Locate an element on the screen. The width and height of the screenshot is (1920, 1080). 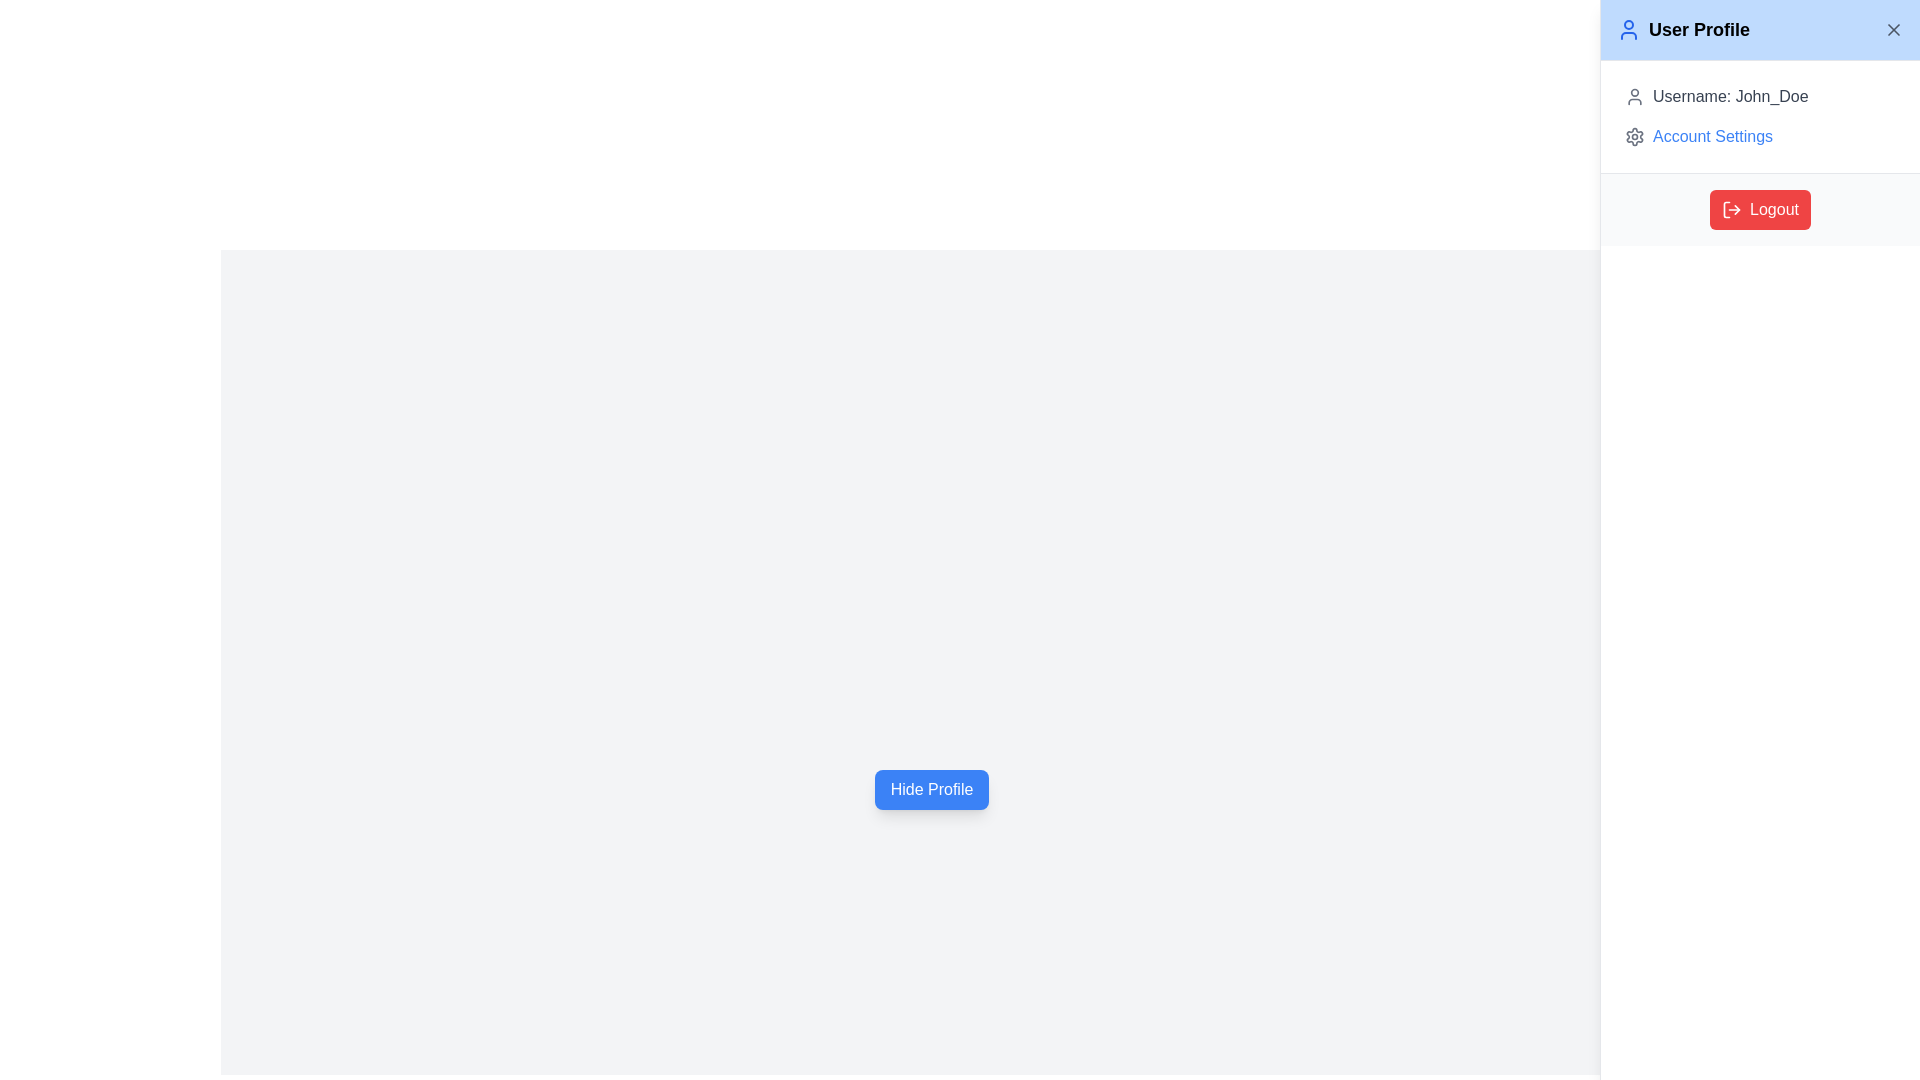
the label displaying 'Username: John_Doe' in the 'User Profile' panel on the right side of the interface is located at coordinates (1729, 96).